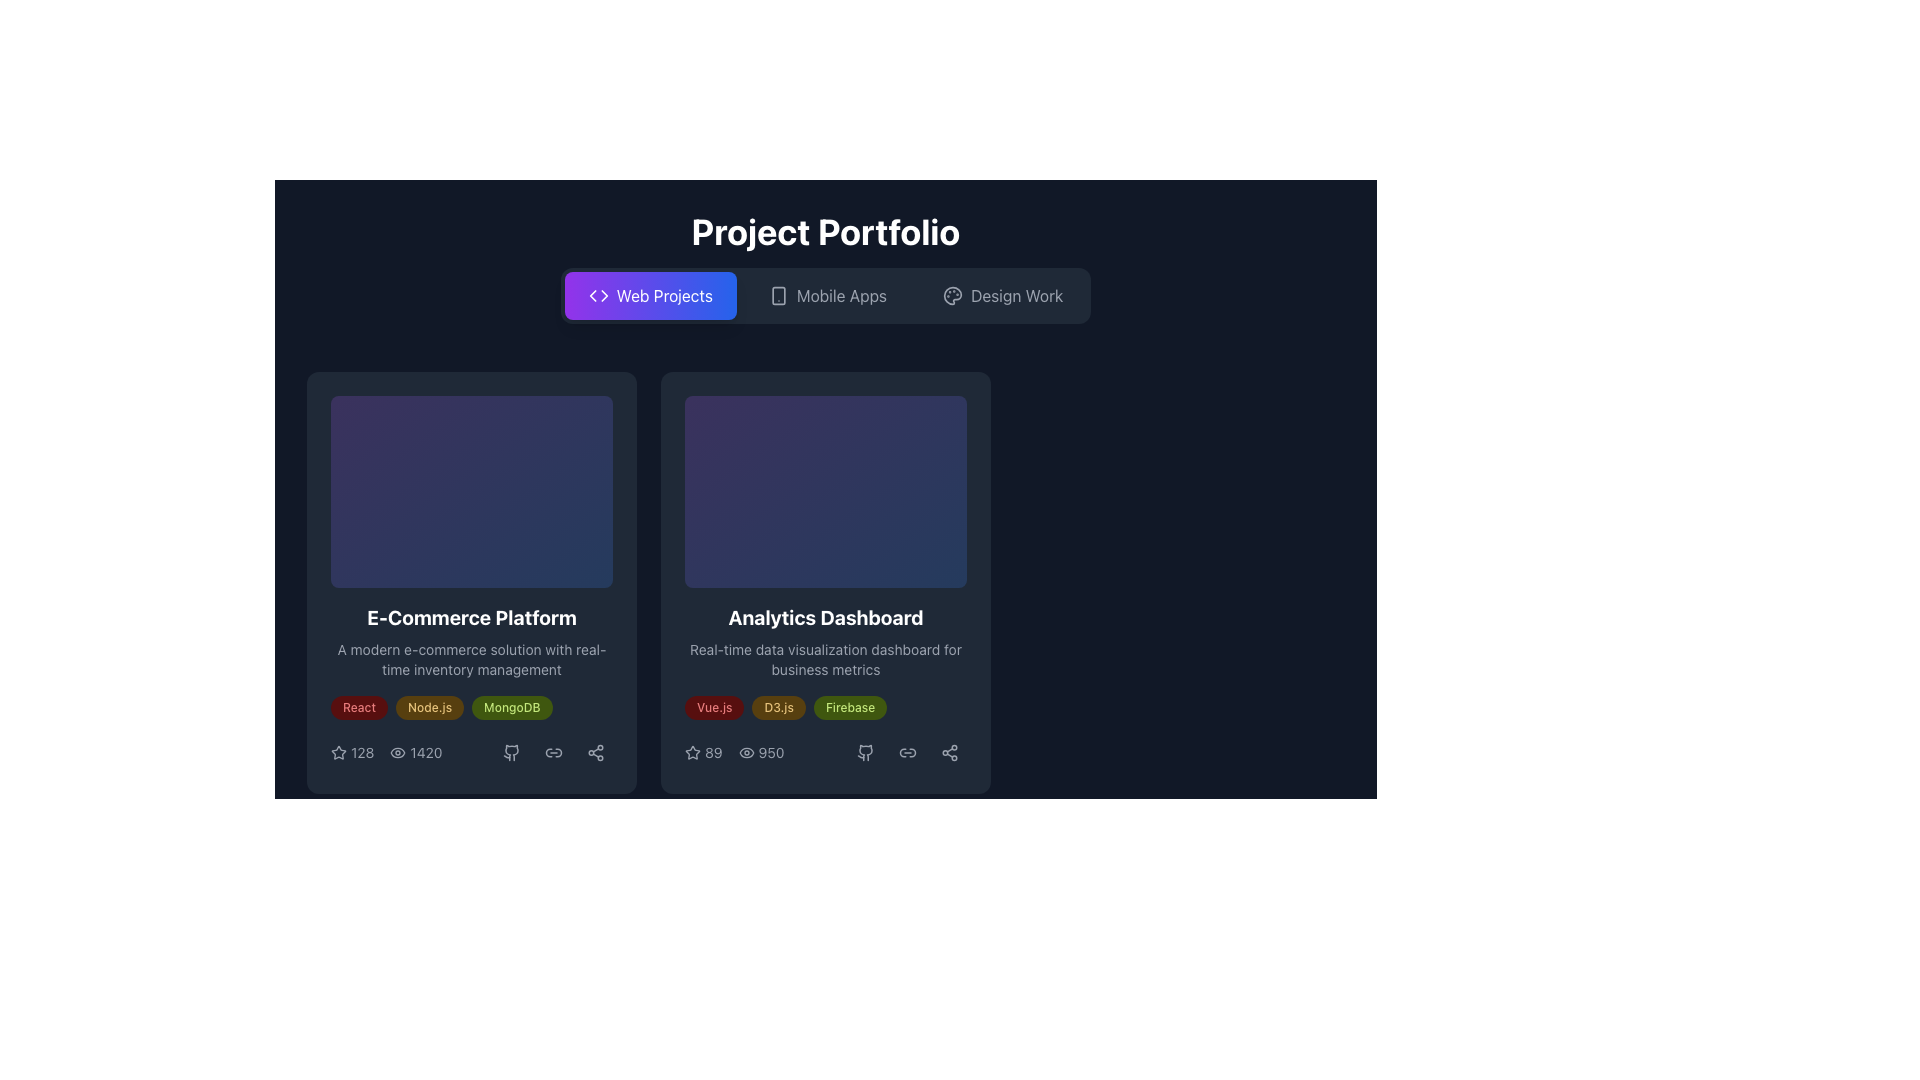 This screenshot has height=1080, width=1920. Describe the element at coordinates (952, 296) in the screenshot. I see `the inactive palette icon located in the 'Design Work' selector tab, positioned between 'Web Projects' and 'Mobile Apps'` at that location.